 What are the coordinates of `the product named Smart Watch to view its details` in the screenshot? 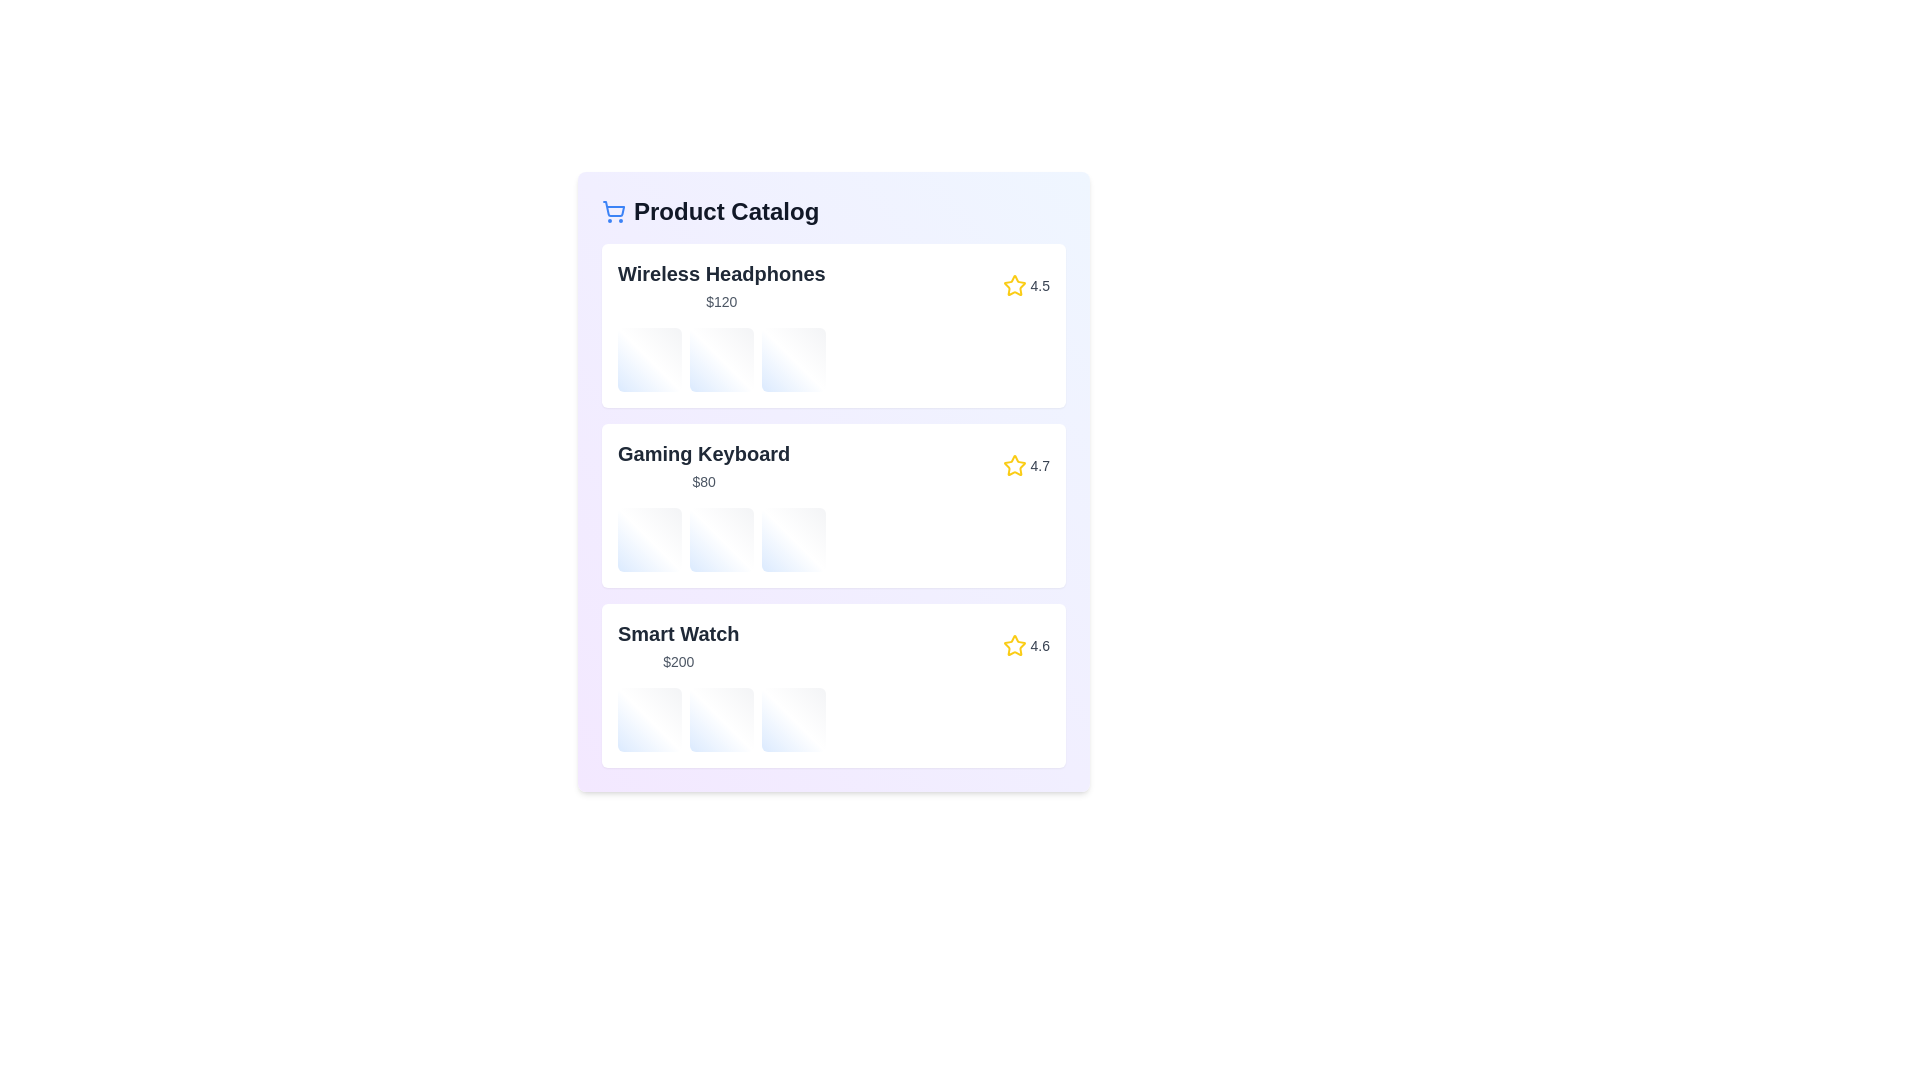 It's located at (834, 685).